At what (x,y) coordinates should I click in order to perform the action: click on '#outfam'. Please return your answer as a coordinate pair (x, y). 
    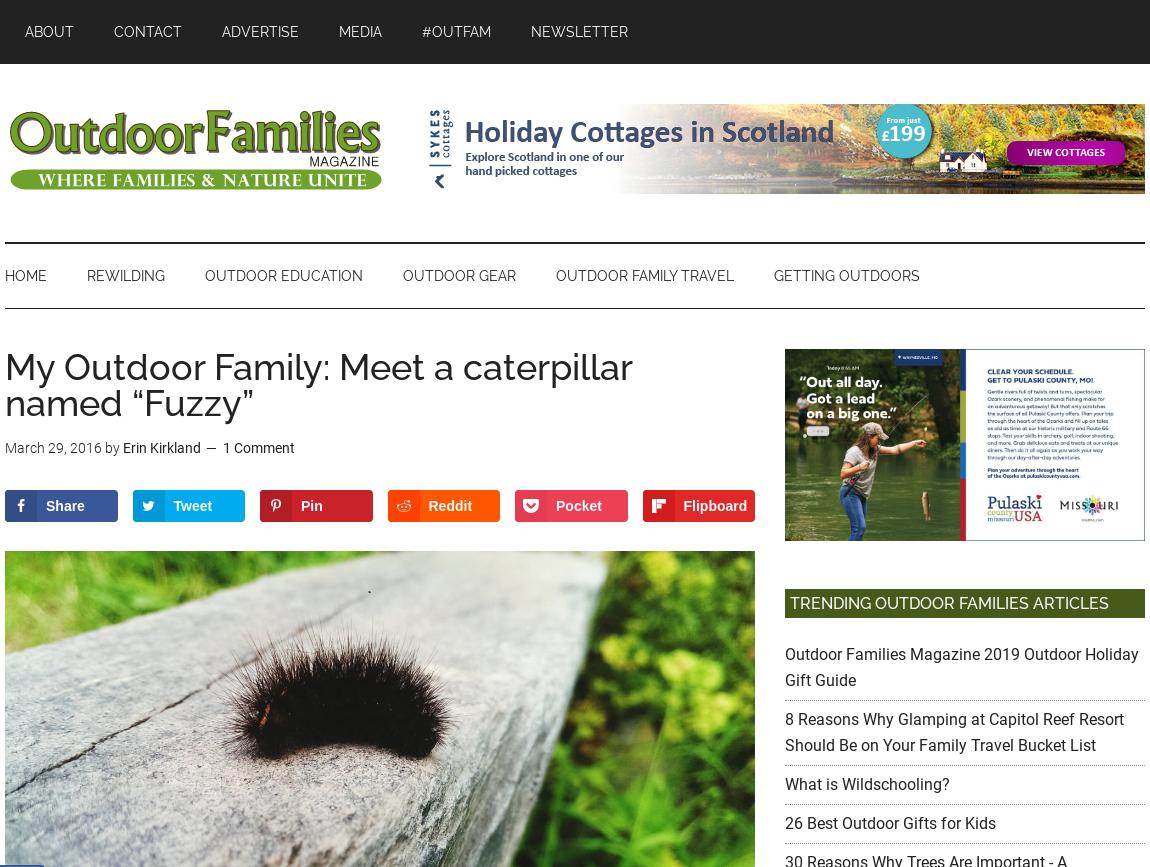
    Looking at the image, I should click on (456, 31).